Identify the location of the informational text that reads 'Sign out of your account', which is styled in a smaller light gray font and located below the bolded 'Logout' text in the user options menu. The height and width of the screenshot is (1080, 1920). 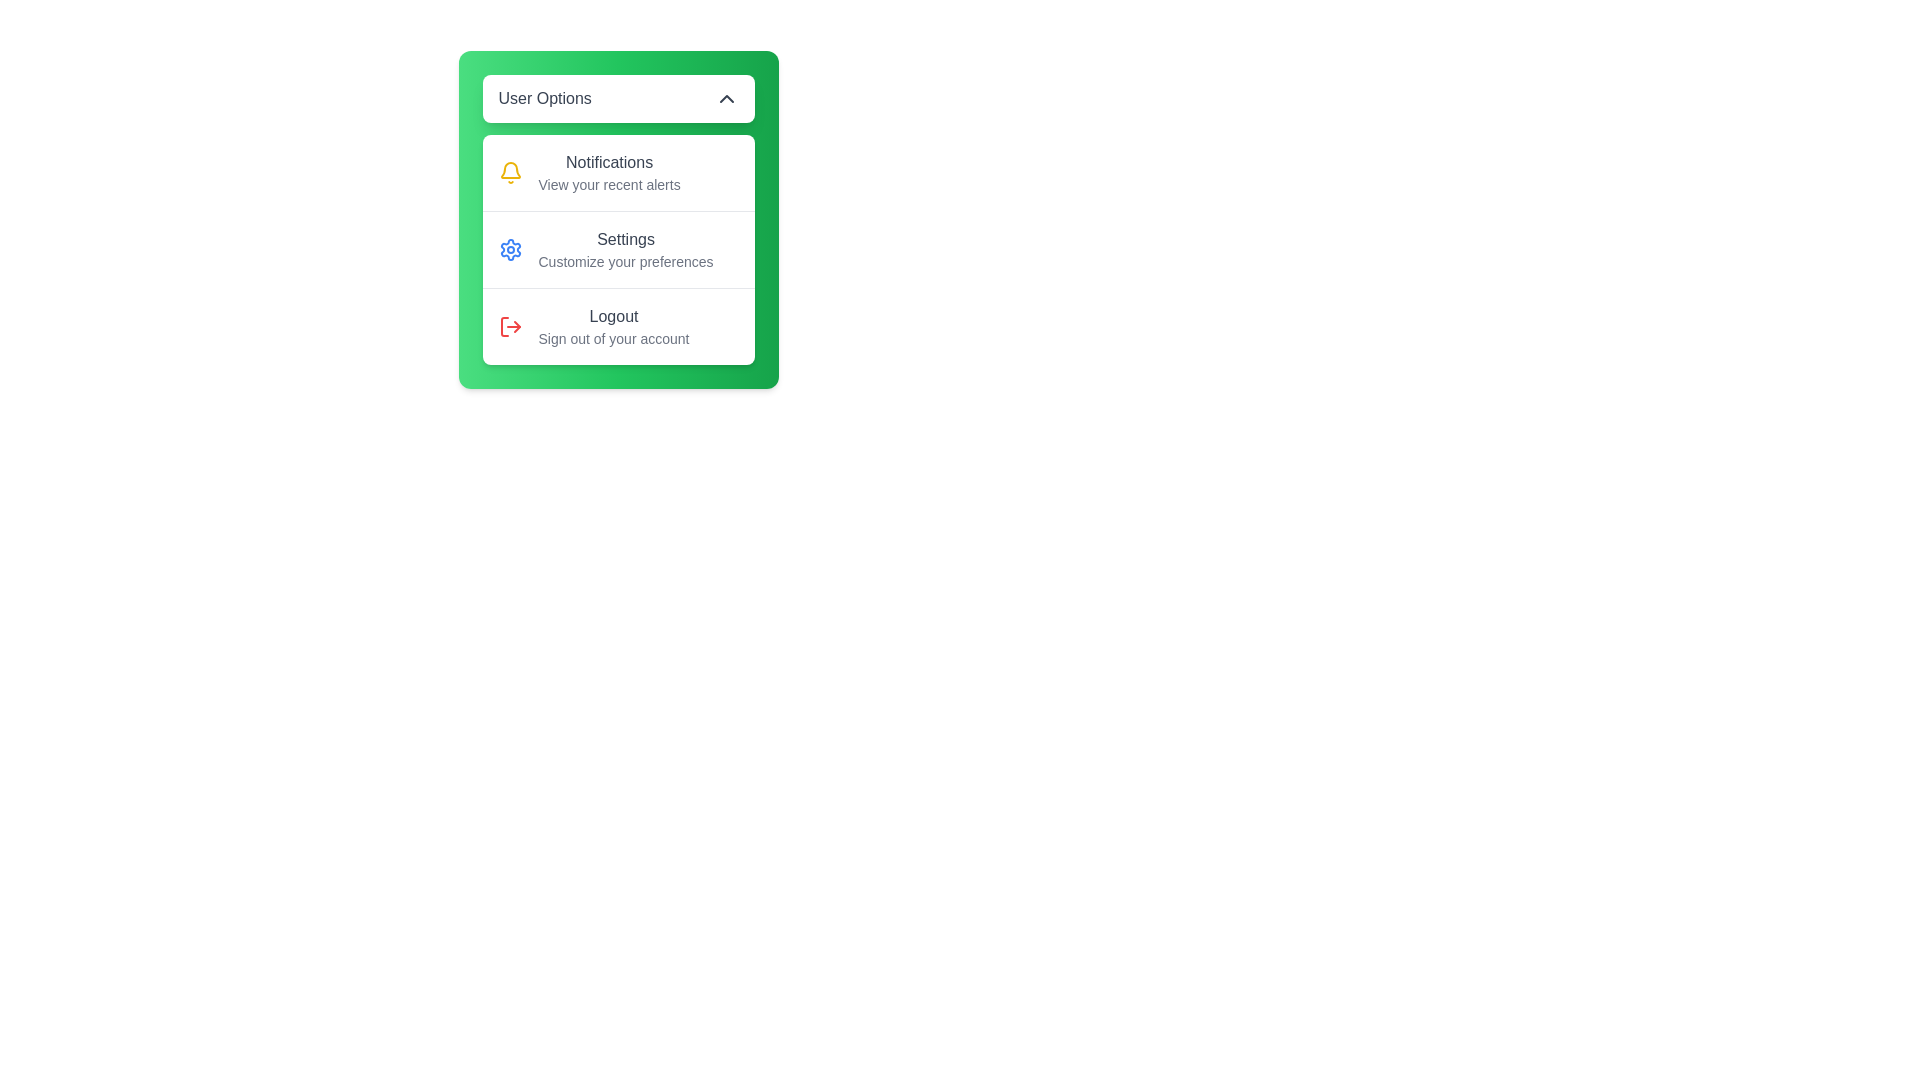
(613, 338).